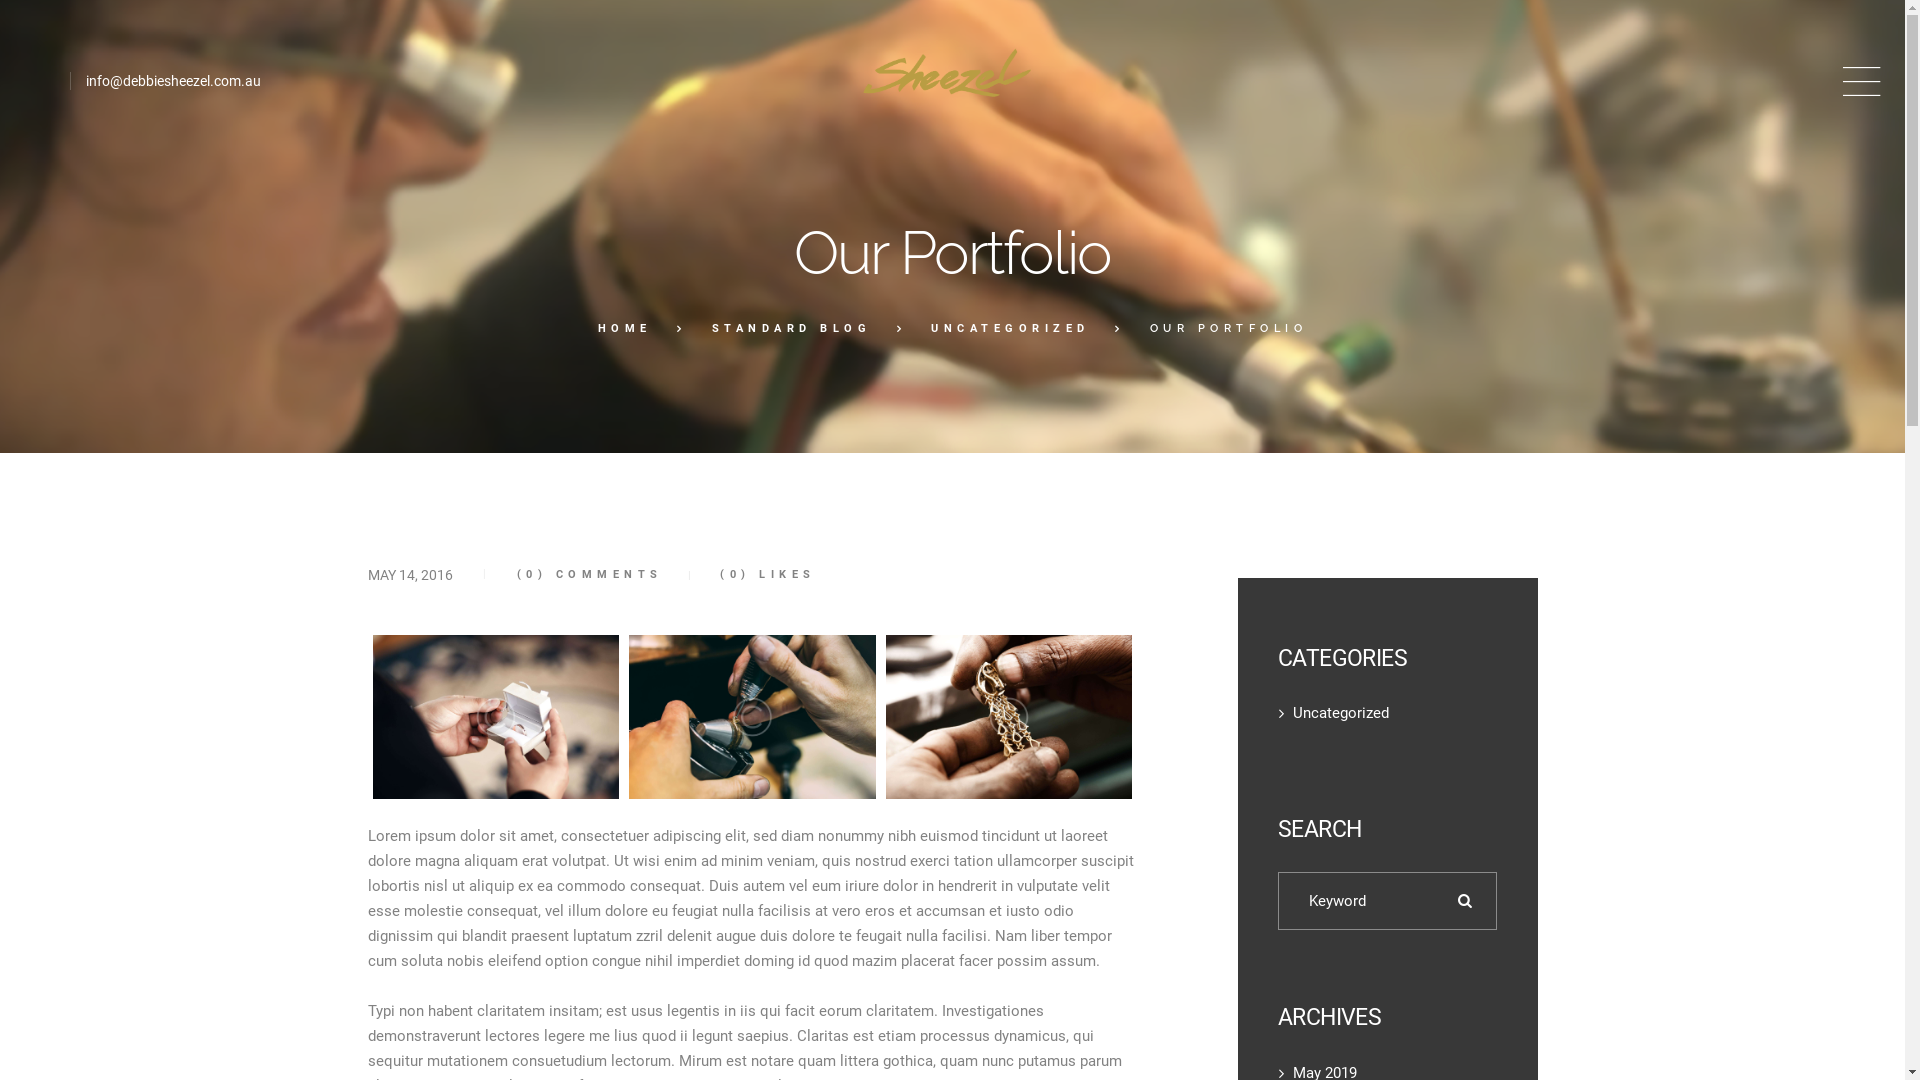  What do you see at coordinates (588, 574) in the screenshot?
I see `'(0) COMMENTS'` at bounding box center [588, 574].